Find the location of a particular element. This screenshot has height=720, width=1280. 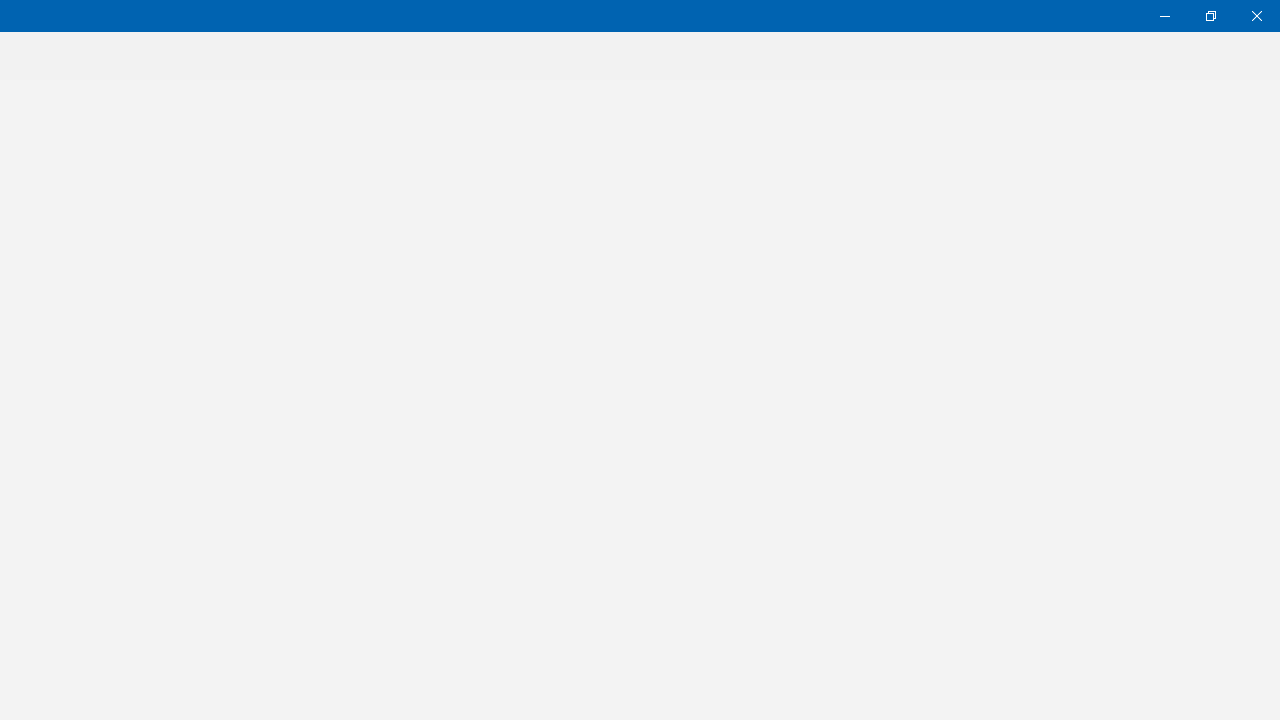

'Restore Weather' is located at coordinates (1209, 15).